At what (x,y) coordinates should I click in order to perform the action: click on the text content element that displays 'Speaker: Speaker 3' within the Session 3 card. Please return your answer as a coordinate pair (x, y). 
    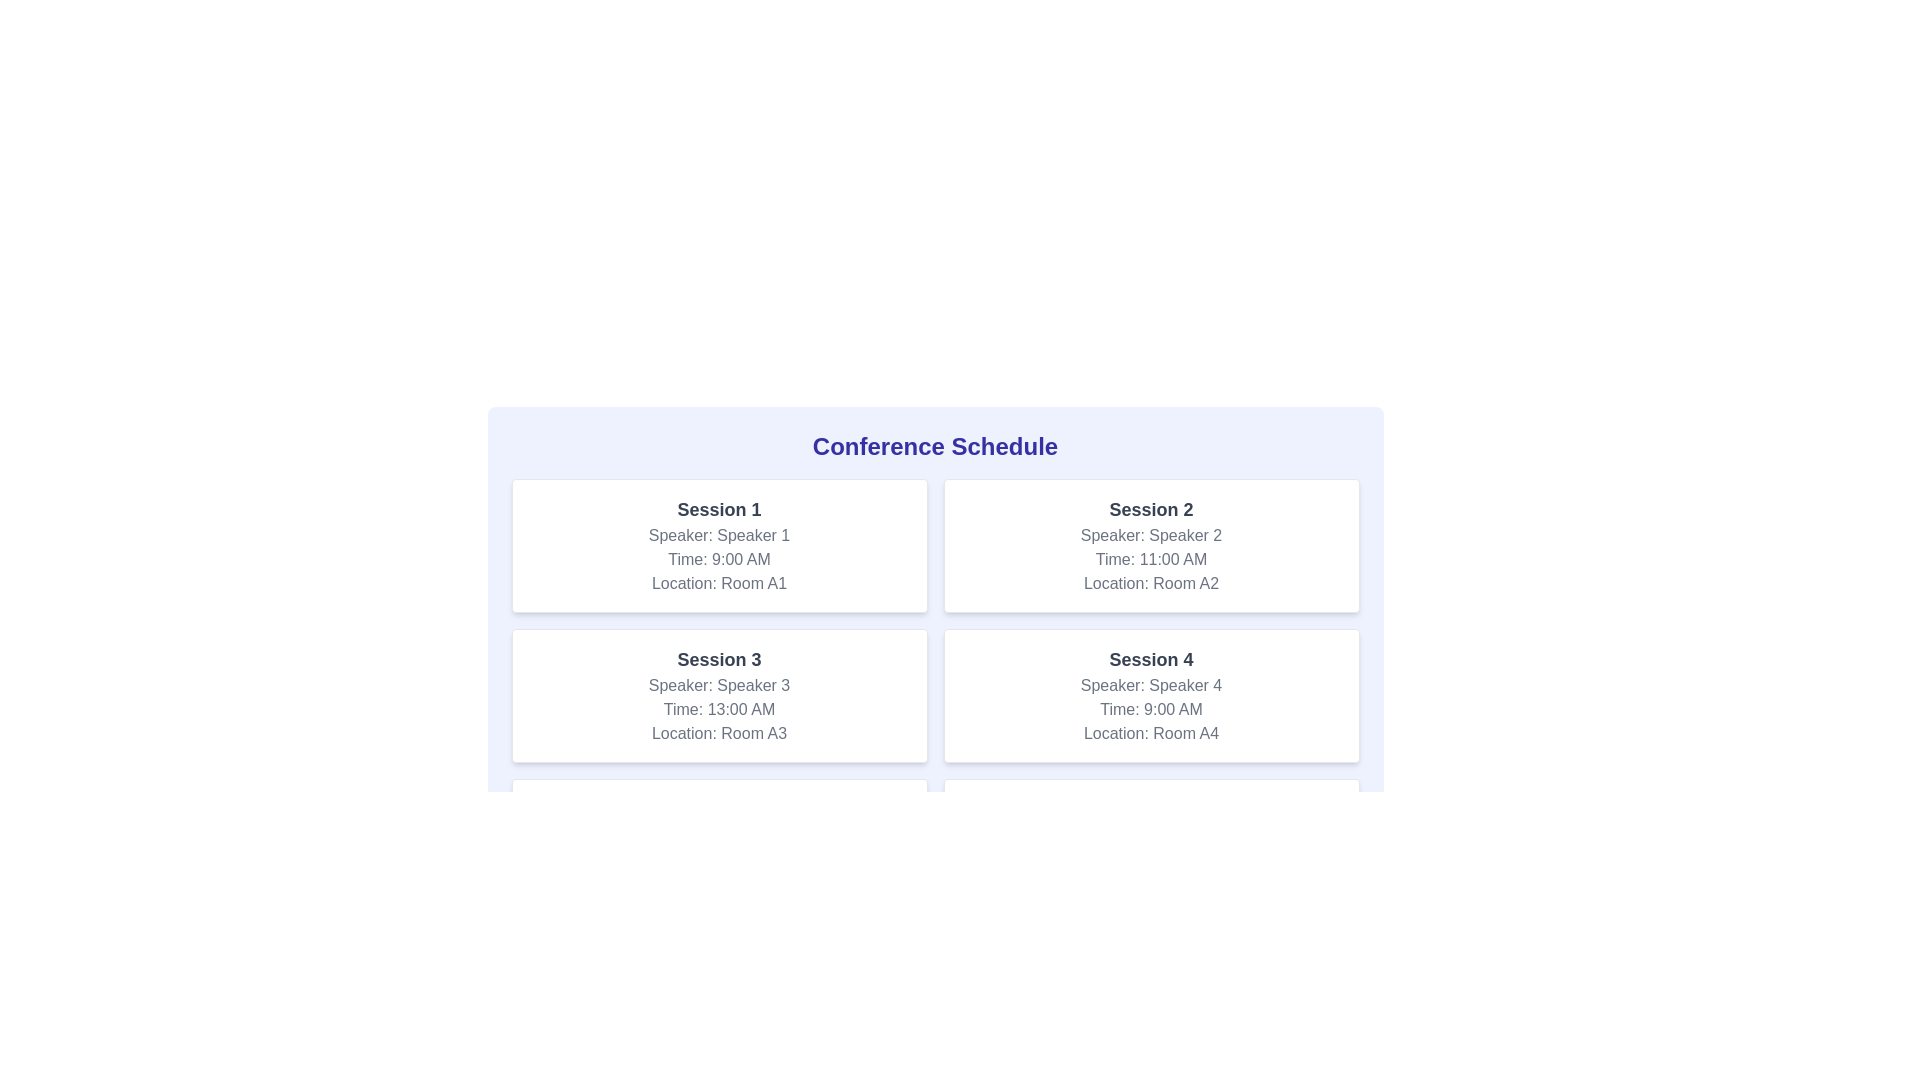
    Looking at the image, I should click on (719, 685).